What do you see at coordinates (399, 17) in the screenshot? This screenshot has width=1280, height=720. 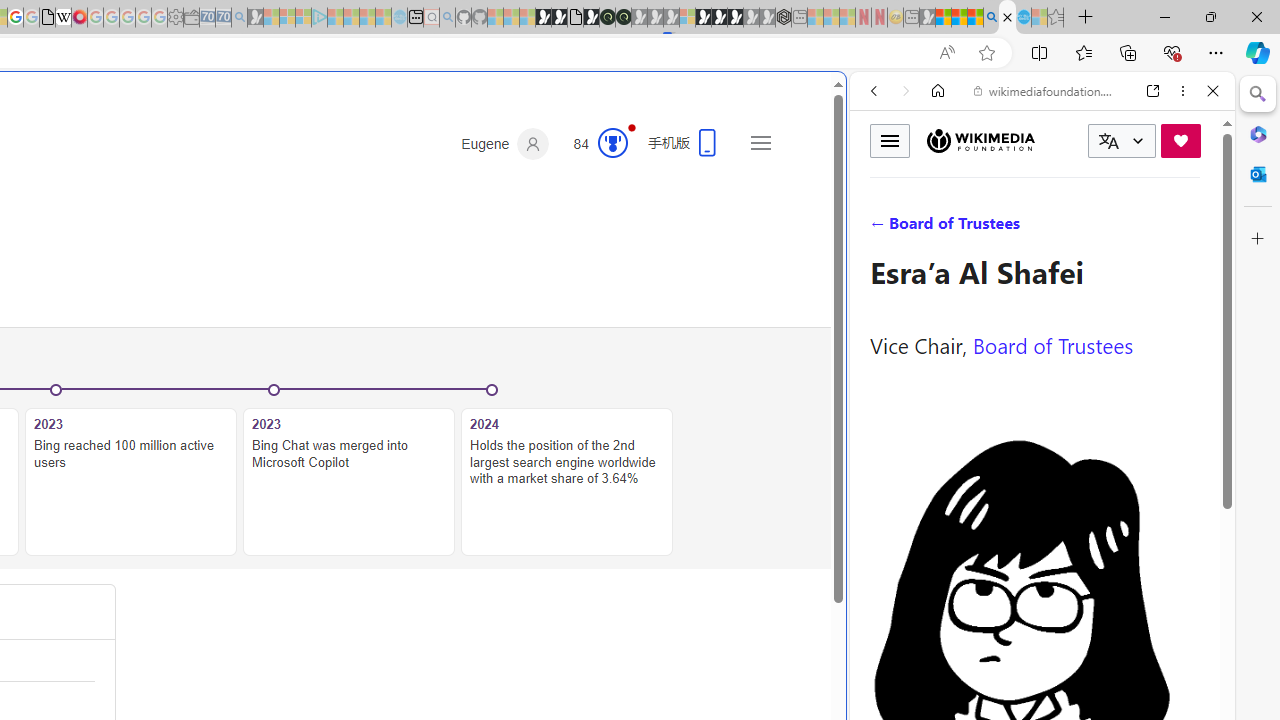 I see `'Home | Sky Blue Bikes - Sky Blue Bikes - Sleeping'` at bounding box center [399, 17].